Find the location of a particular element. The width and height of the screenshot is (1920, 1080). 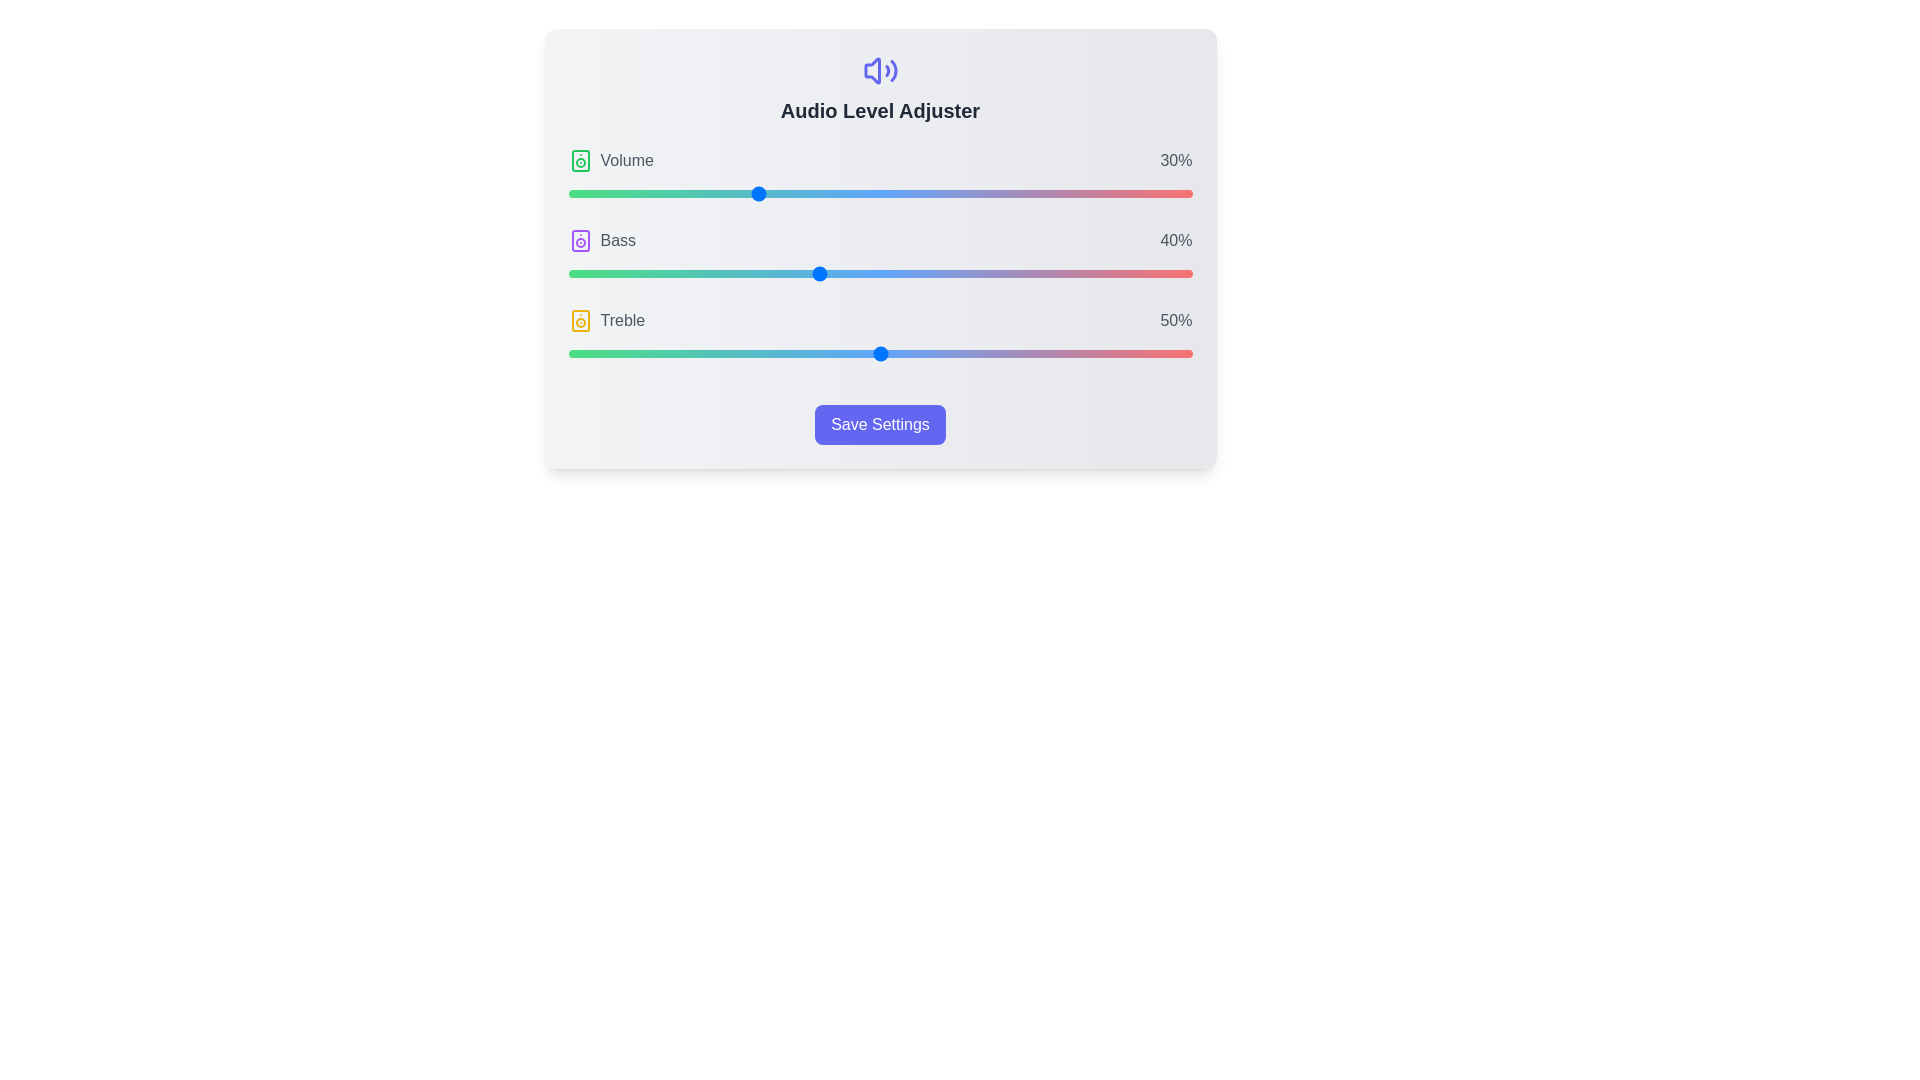

the Treble slider to 50% is located at coordinates (880, 353).